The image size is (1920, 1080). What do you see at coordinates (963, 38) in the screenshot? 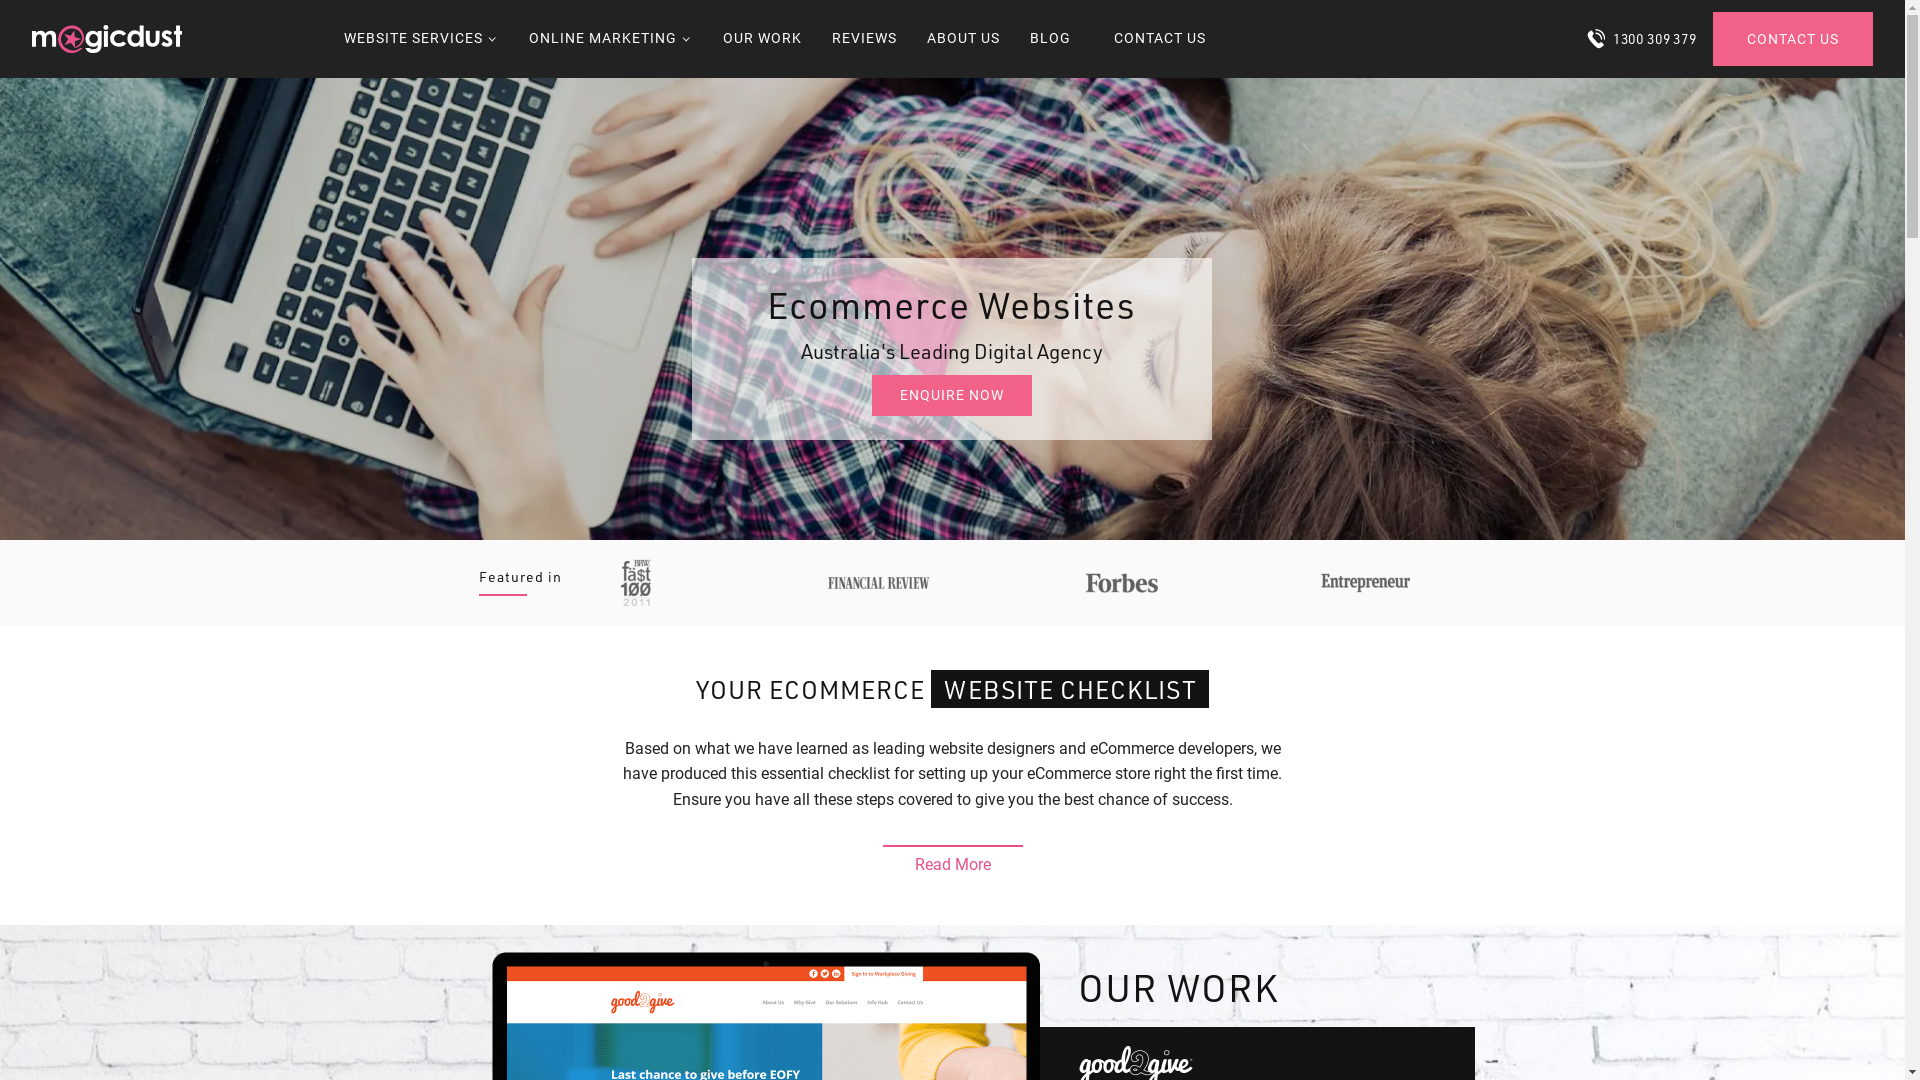
I see `'ABOUT US'` at bounding box center [963, 38].